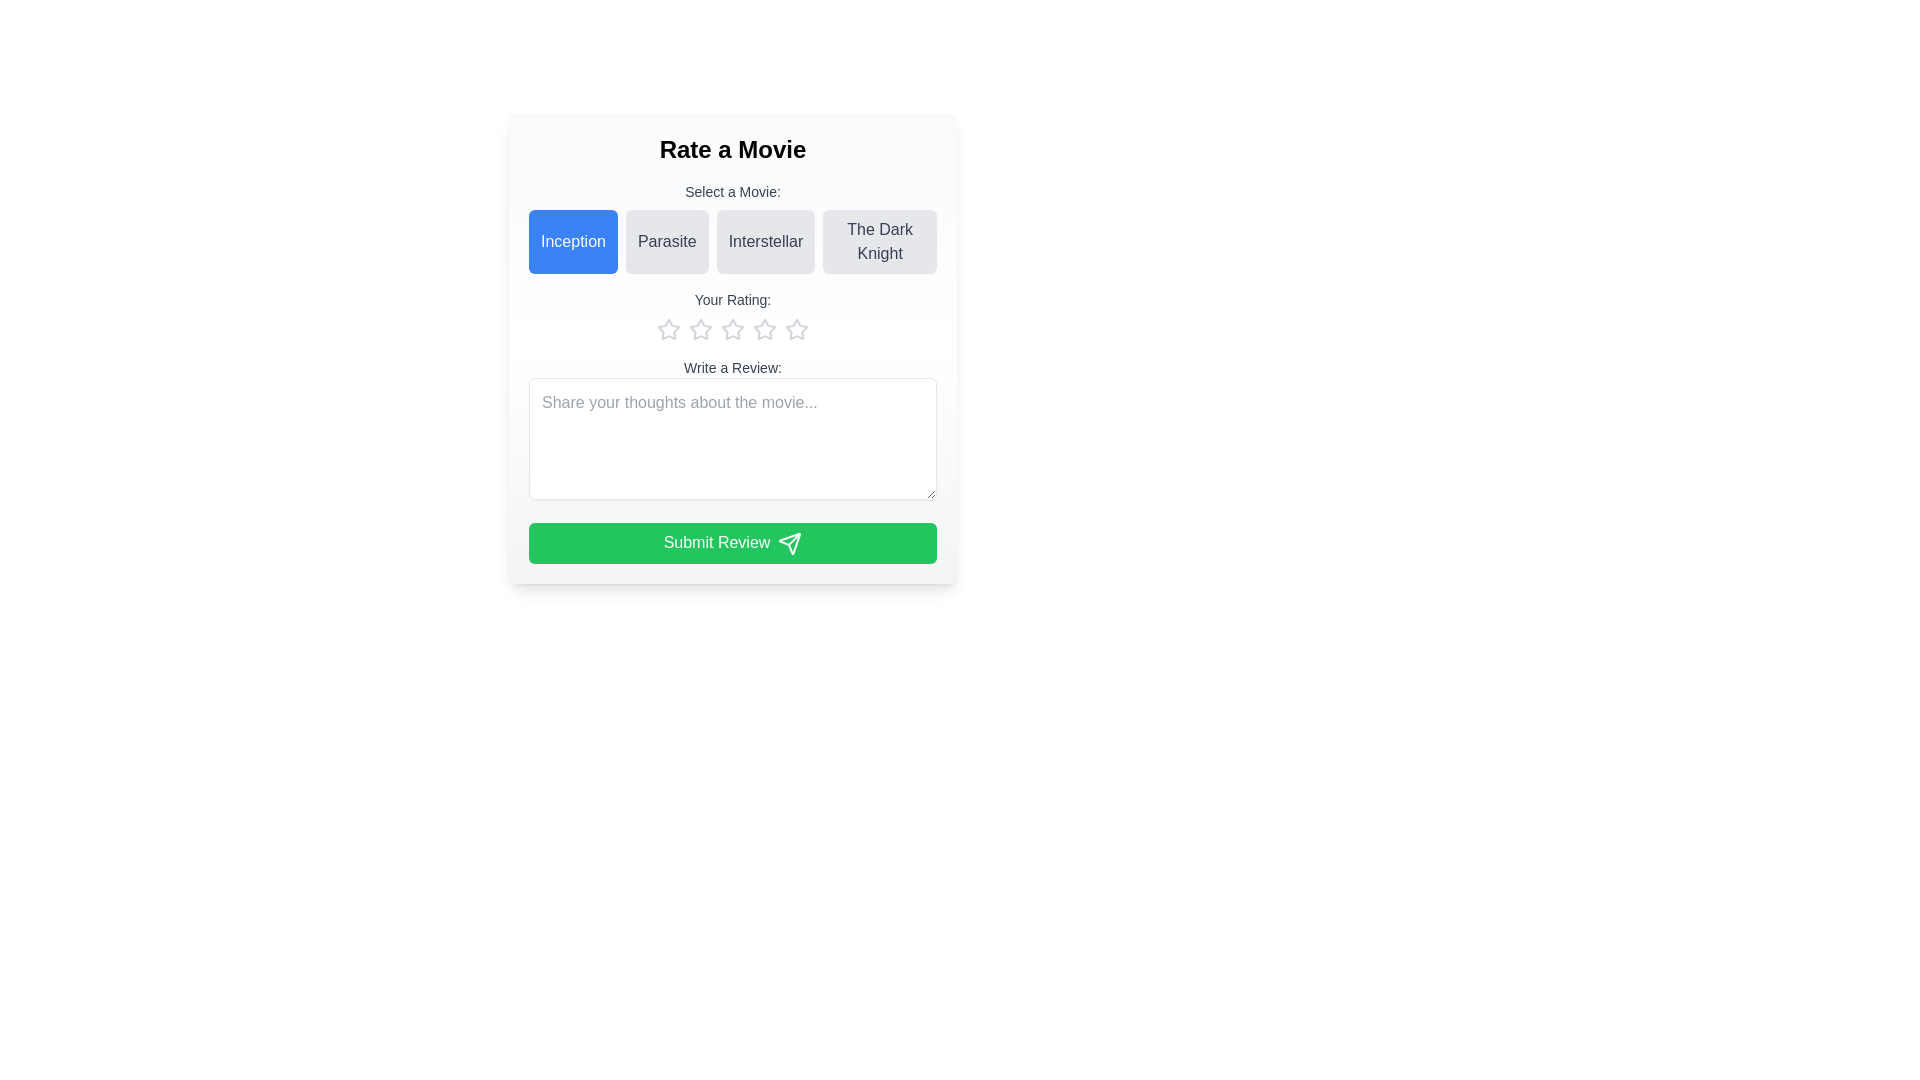  Describe the element at coordinates (732, 315) in the screenshot. I see `individual stars in the rating control to provide a rating by clicking on them` at that location.